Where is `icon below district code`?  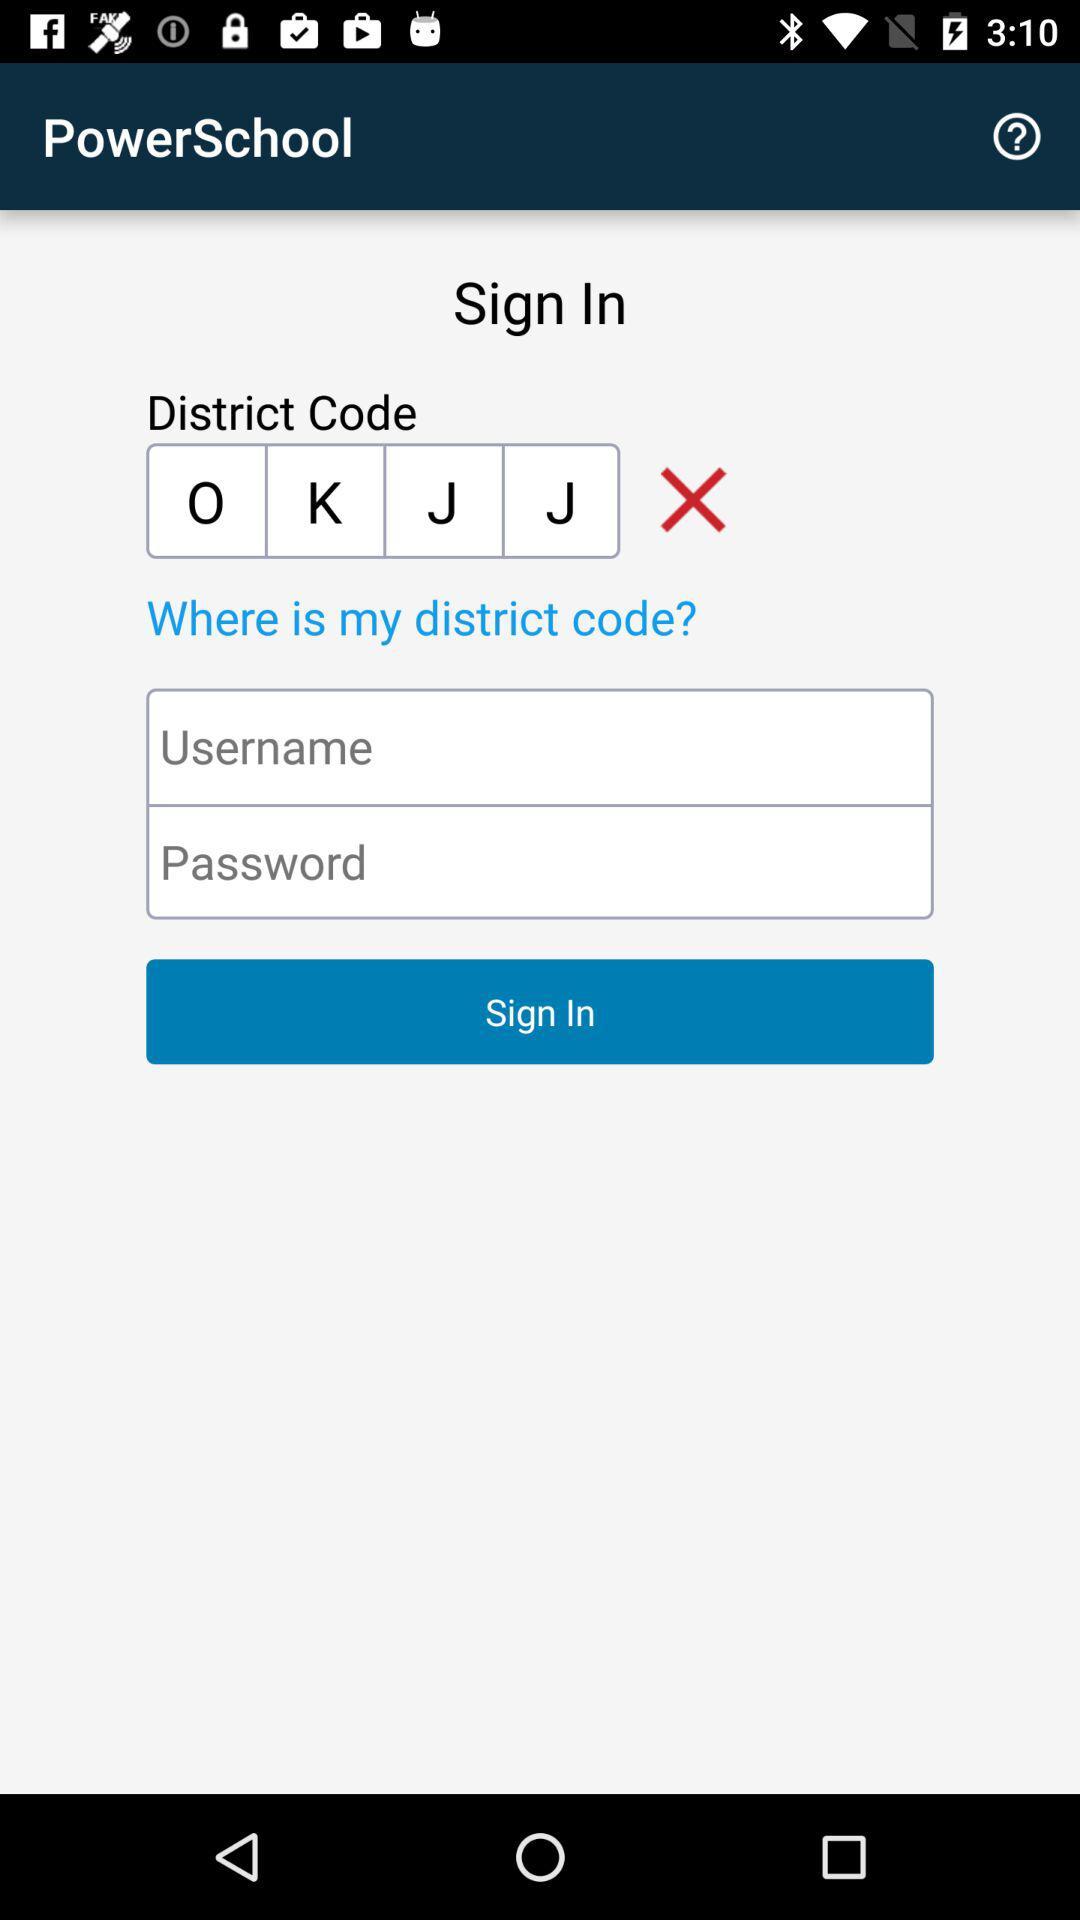 icon below district code is located at coordinates (323, 500).